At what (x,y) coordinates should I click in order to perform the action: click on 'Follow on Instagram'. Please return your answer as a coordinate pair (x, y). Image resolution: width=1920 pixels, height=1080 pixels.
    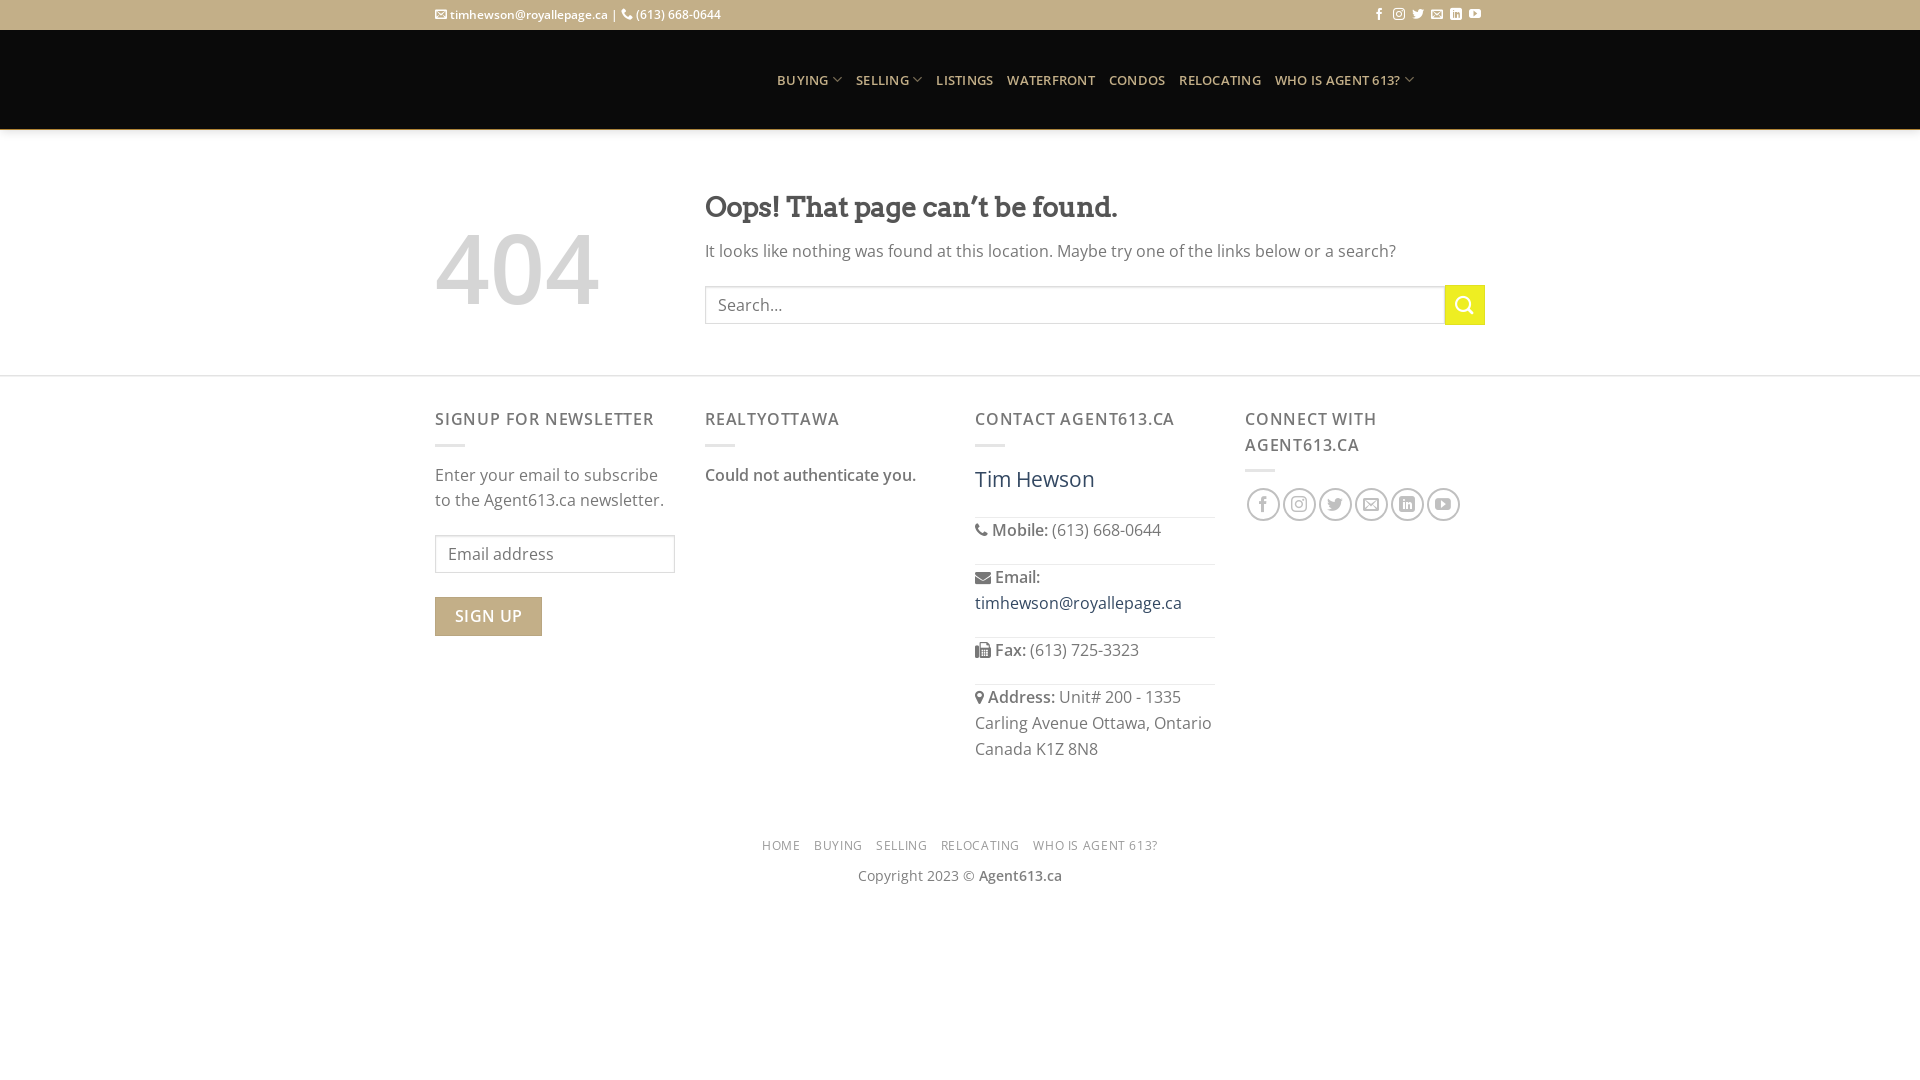
    Looking at the image, I should click on (1397, 15).